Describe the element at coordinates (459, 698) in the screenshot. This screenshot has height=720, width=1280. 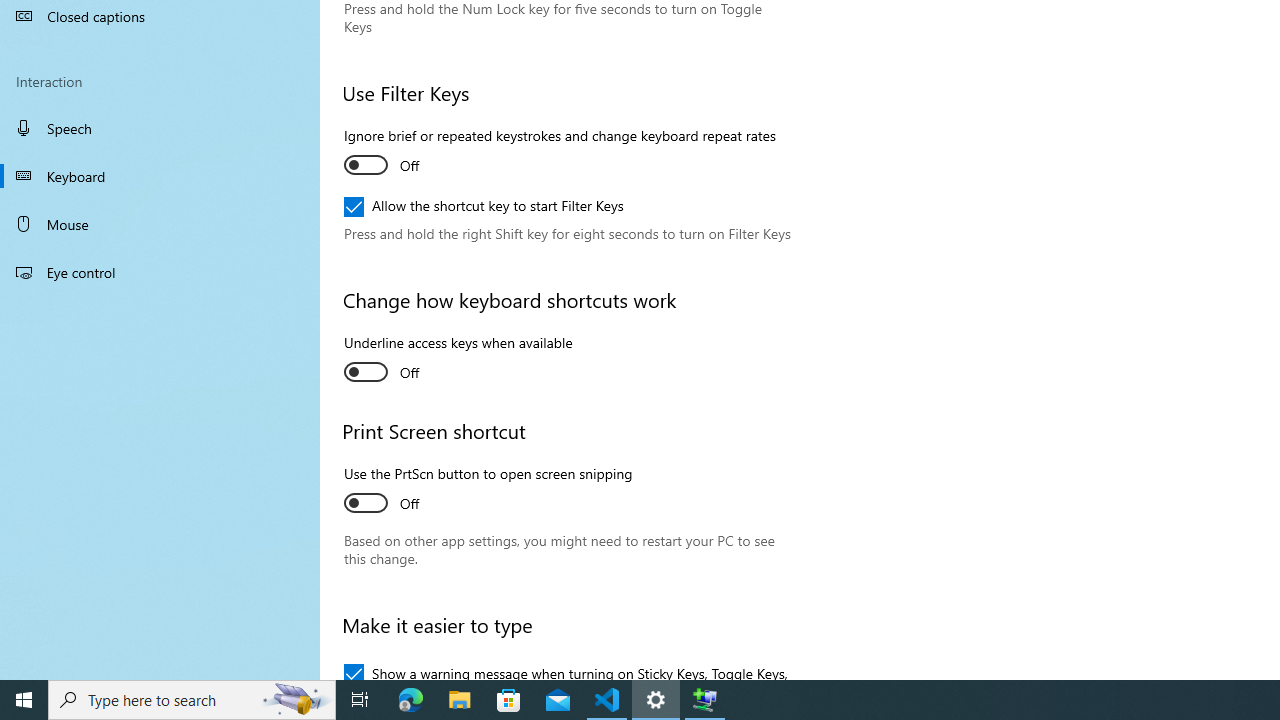
I see `'File Explorer'` at that location.